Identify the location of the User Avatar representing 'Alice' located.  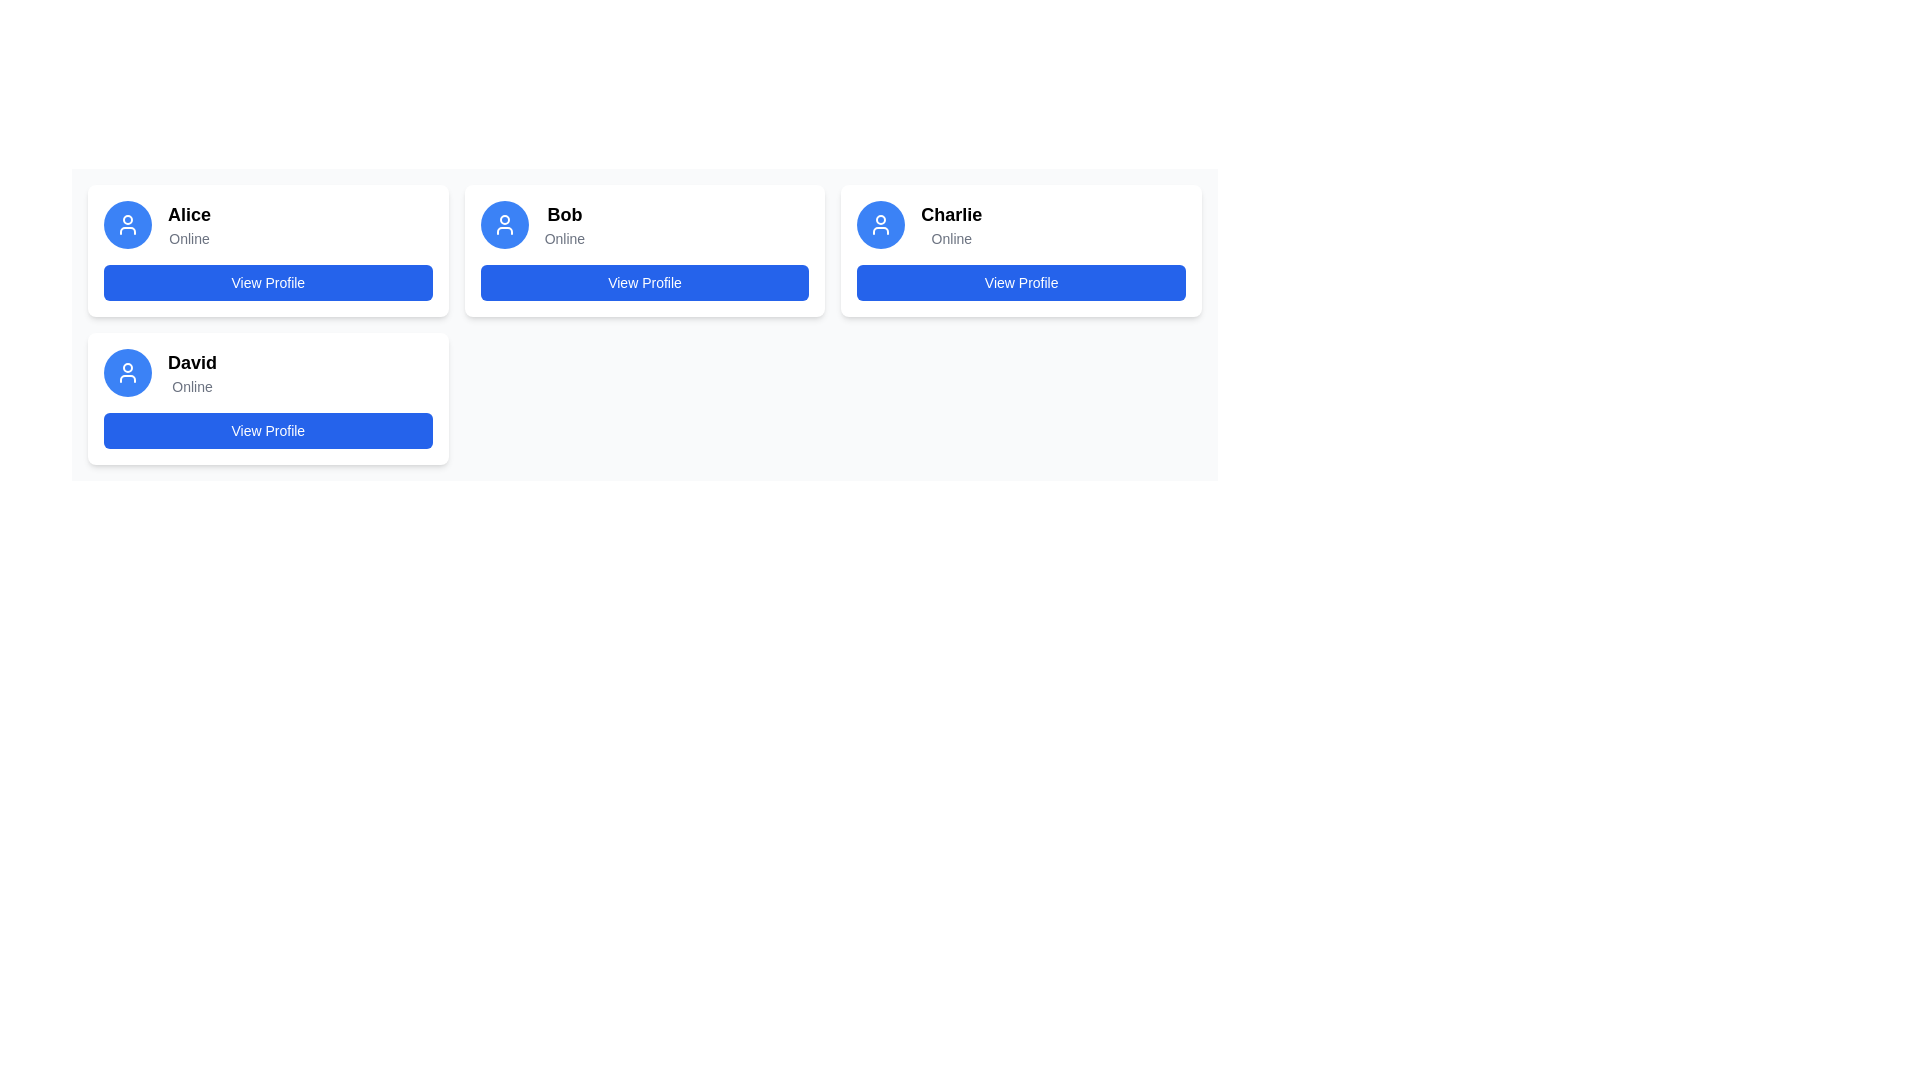
(127, 224).